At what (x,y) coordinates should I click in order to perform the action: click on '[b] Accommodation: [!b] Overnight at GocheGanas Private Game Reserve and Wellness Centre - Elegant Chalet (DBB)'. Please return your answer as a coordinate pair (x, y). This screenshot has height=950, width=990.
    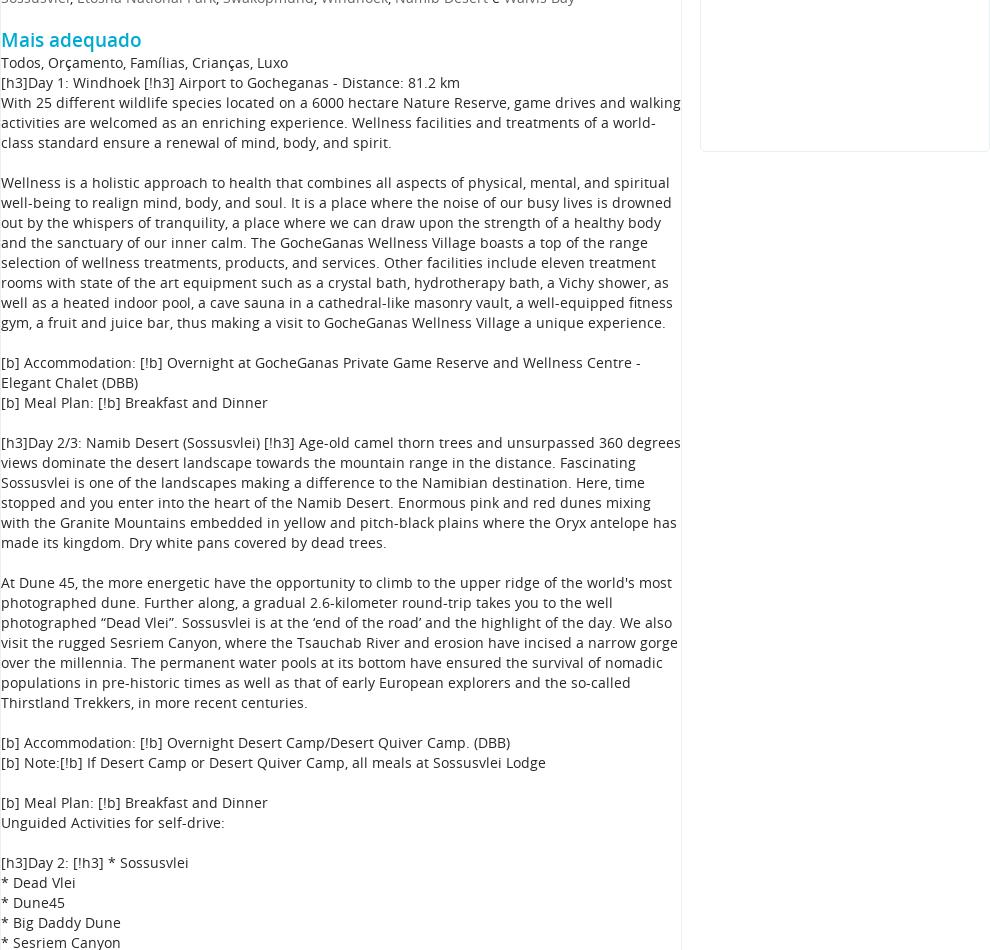
    Looking at the image, I should click on (319, 371).